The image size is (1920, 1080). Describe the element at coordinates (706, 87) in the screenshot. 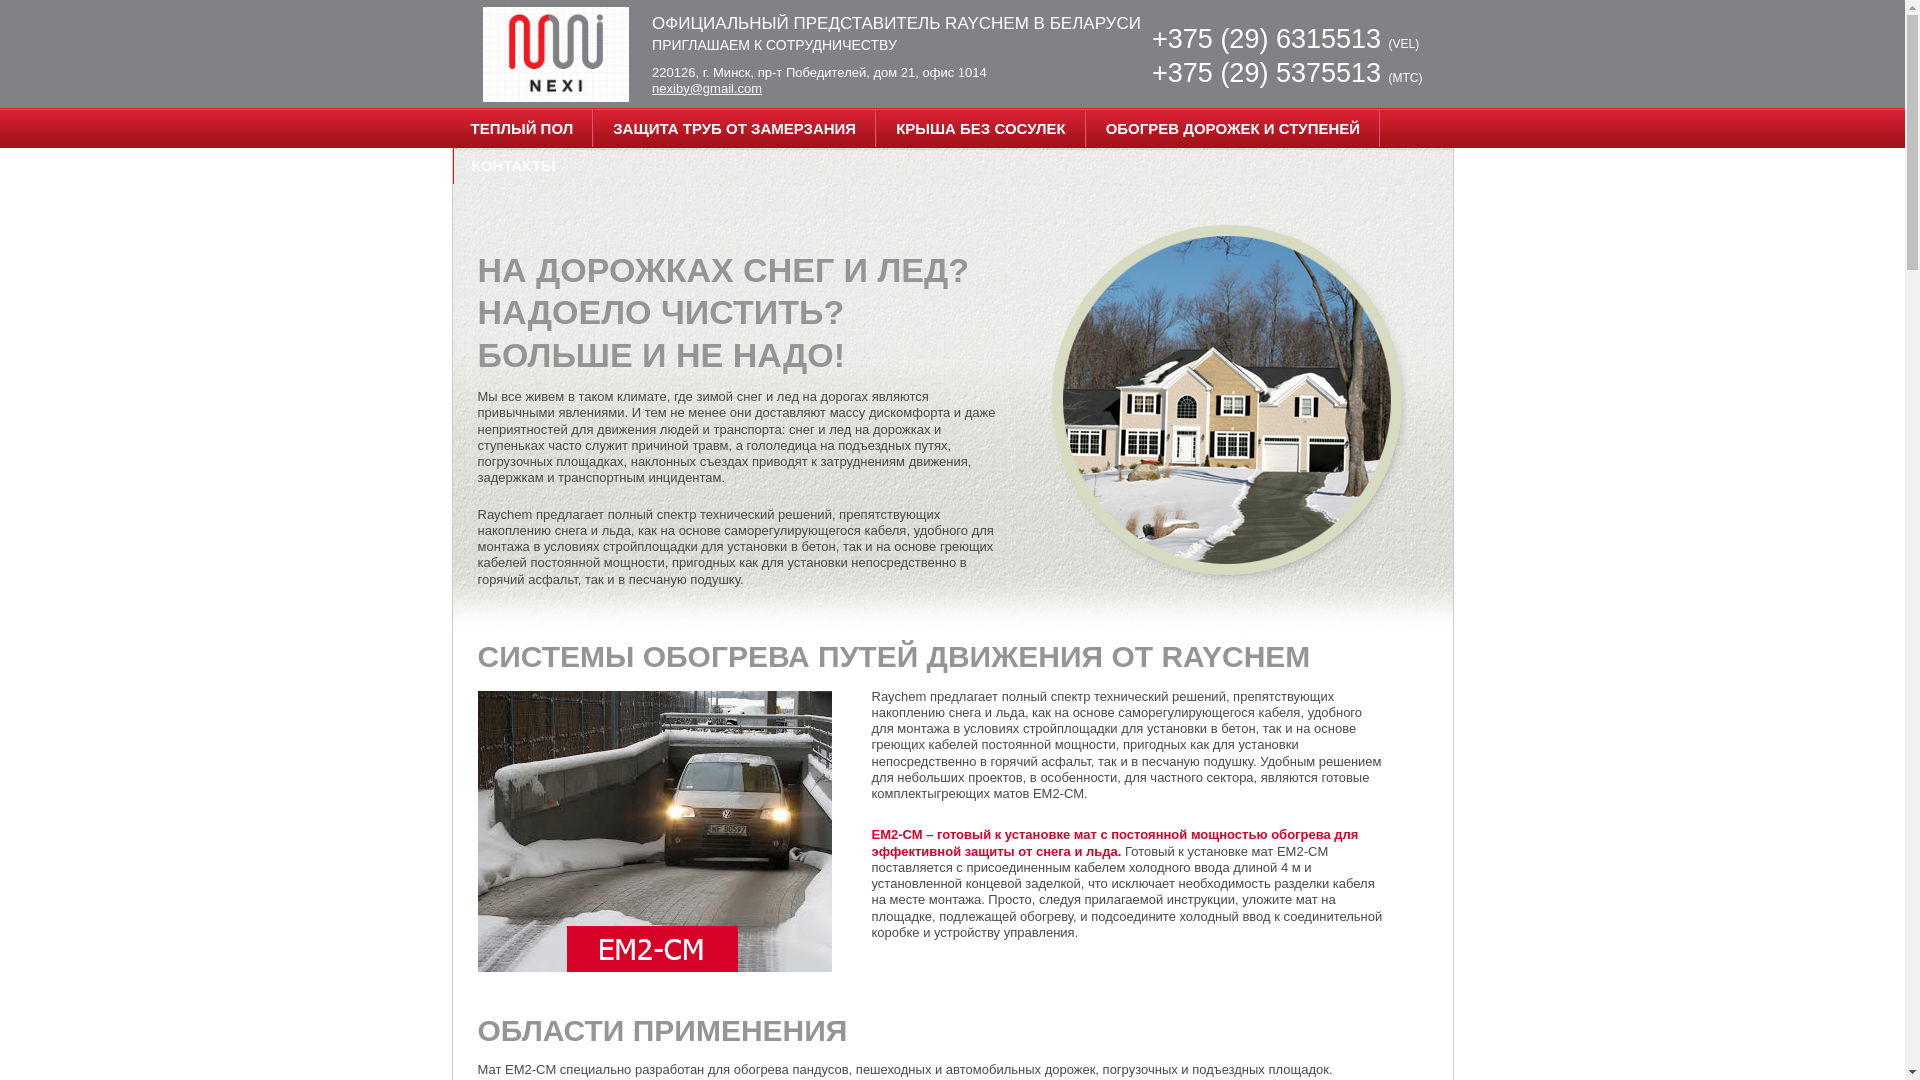

I see `'nexiby@gmail.com'` at that location.